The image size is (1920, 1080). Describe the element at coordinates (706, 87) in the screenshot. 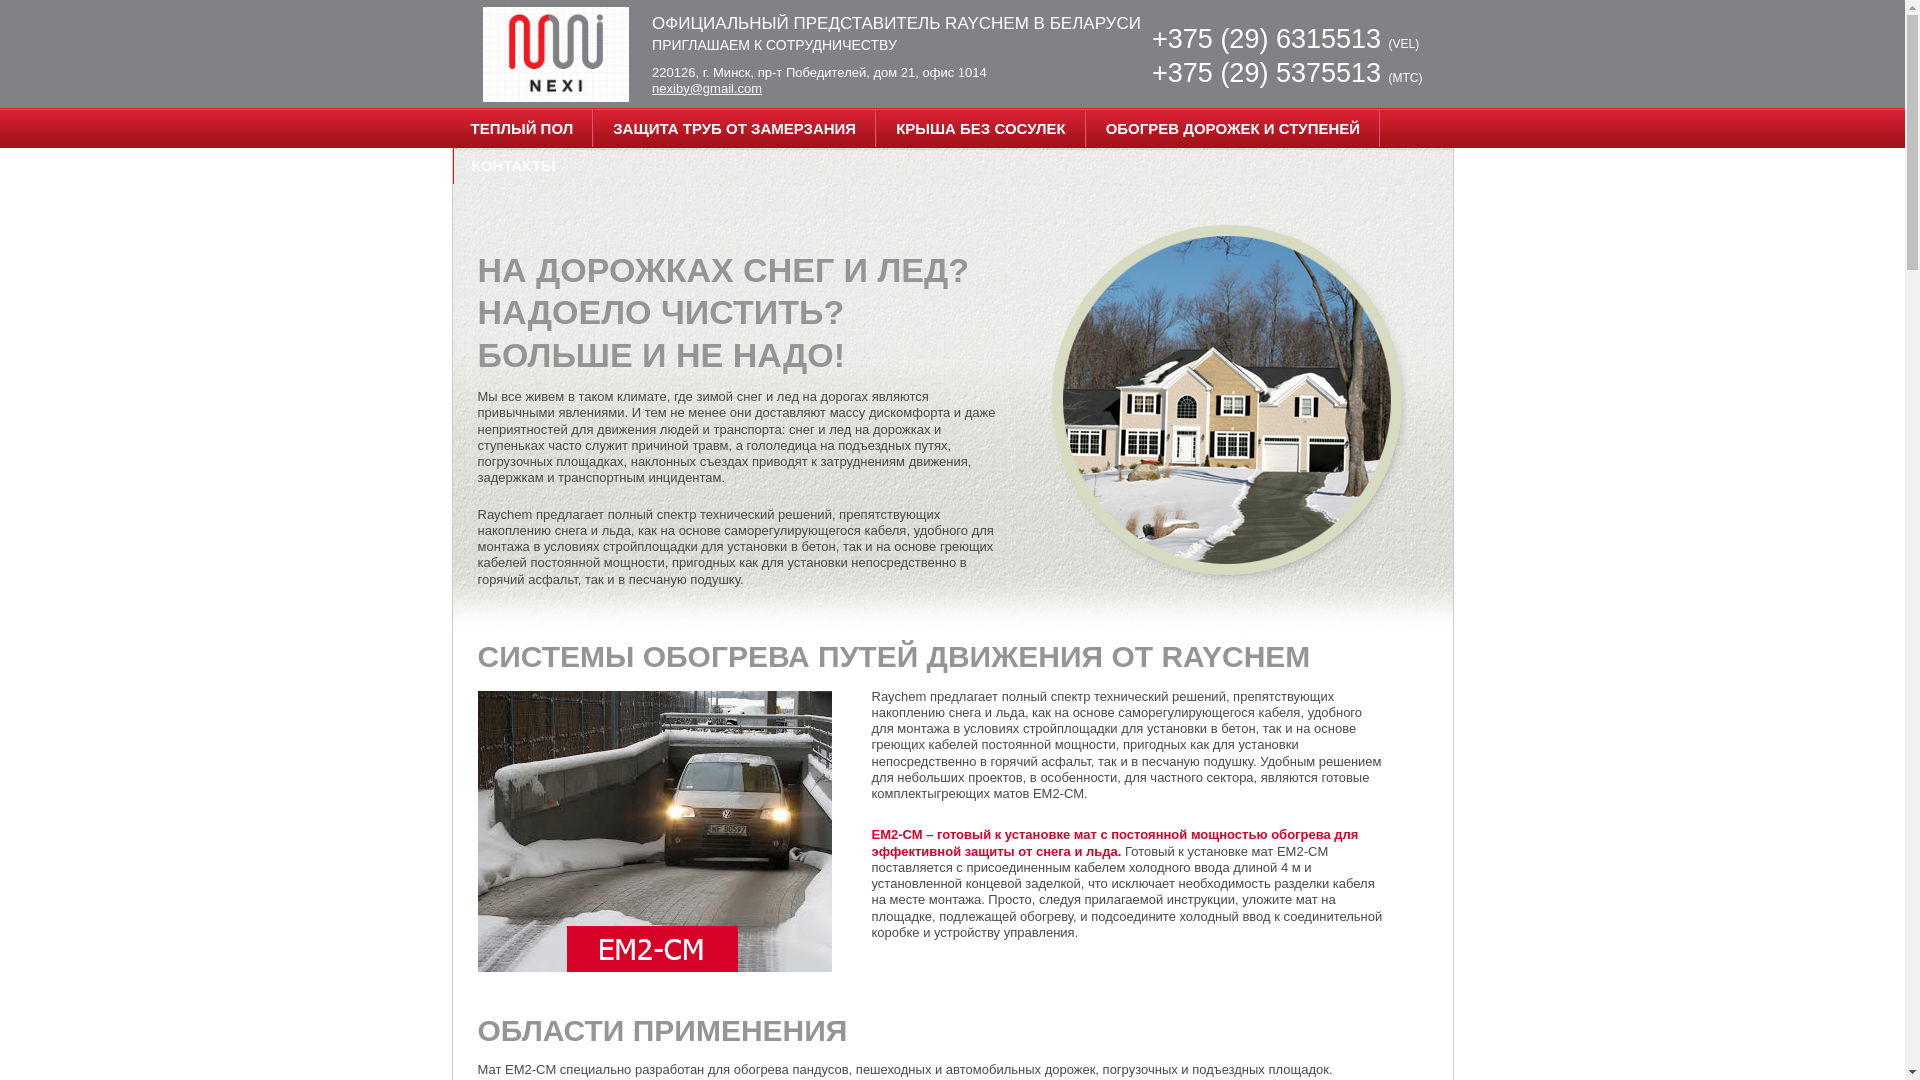

I see `'nexiby@gmail.com'` at that location.